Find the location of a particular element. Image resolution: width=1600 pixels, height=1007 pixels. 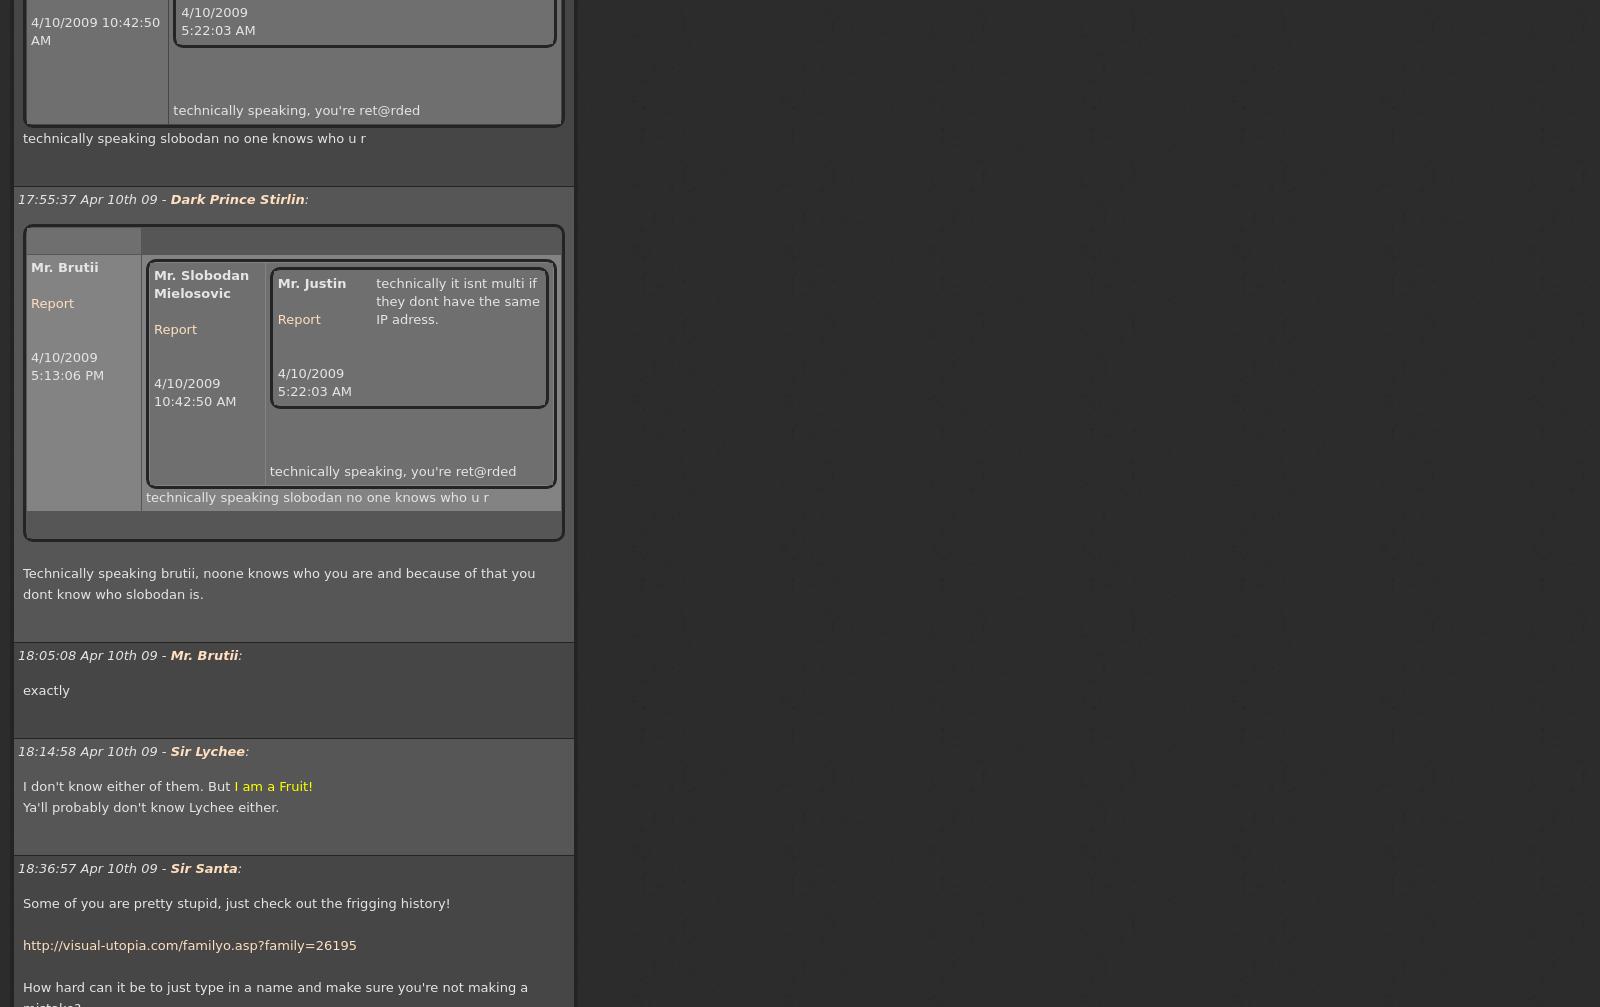

'Ya'll probably don't know Lychee either.' is located at coordinates (150, 806).